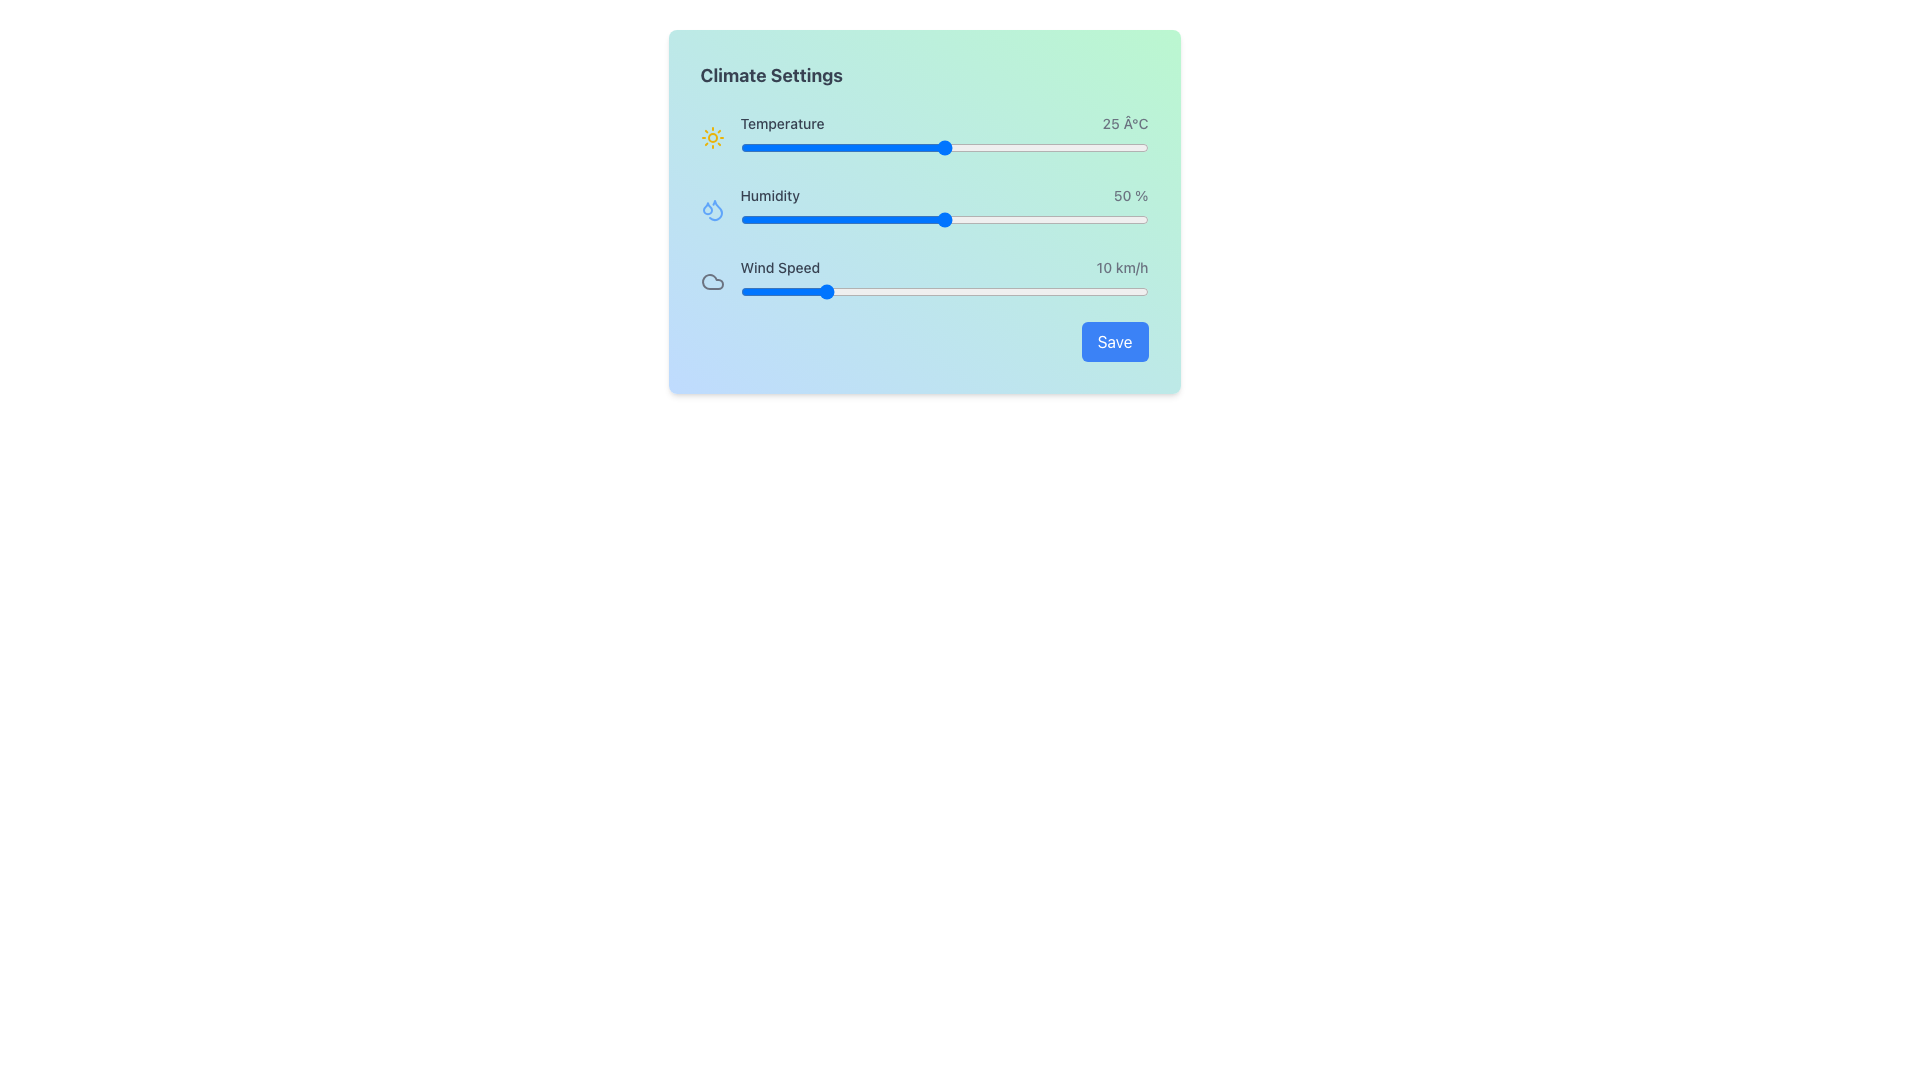 The image size is (1920, 1080). Describe the element at coordinates (1034, 146) in the screenshot. I see `the temperature slider` at that location.